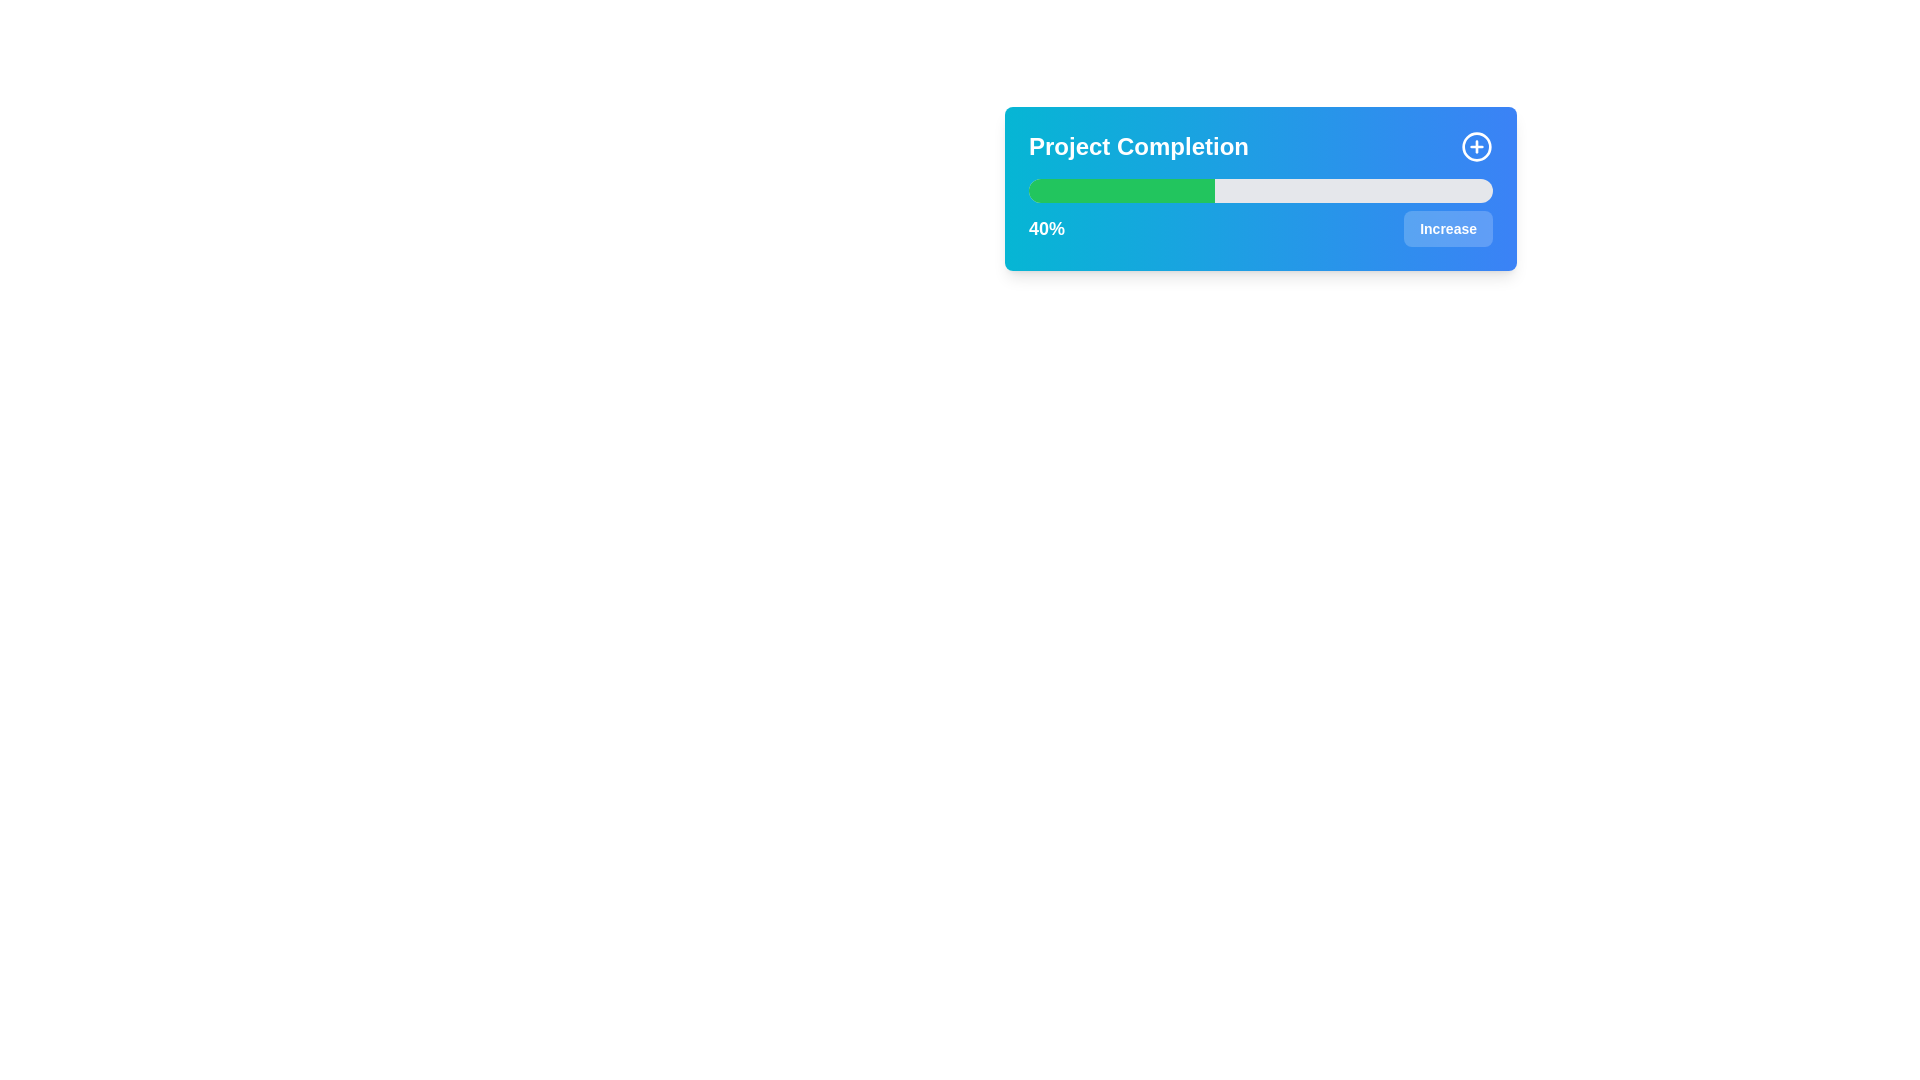 This screenshot has height=1080, width=1920. Describe the element at coordinates (1477, 145) in the screenshot. I see `the Icon Button located at the top right corner of the 'Project Completion' section` at that location.